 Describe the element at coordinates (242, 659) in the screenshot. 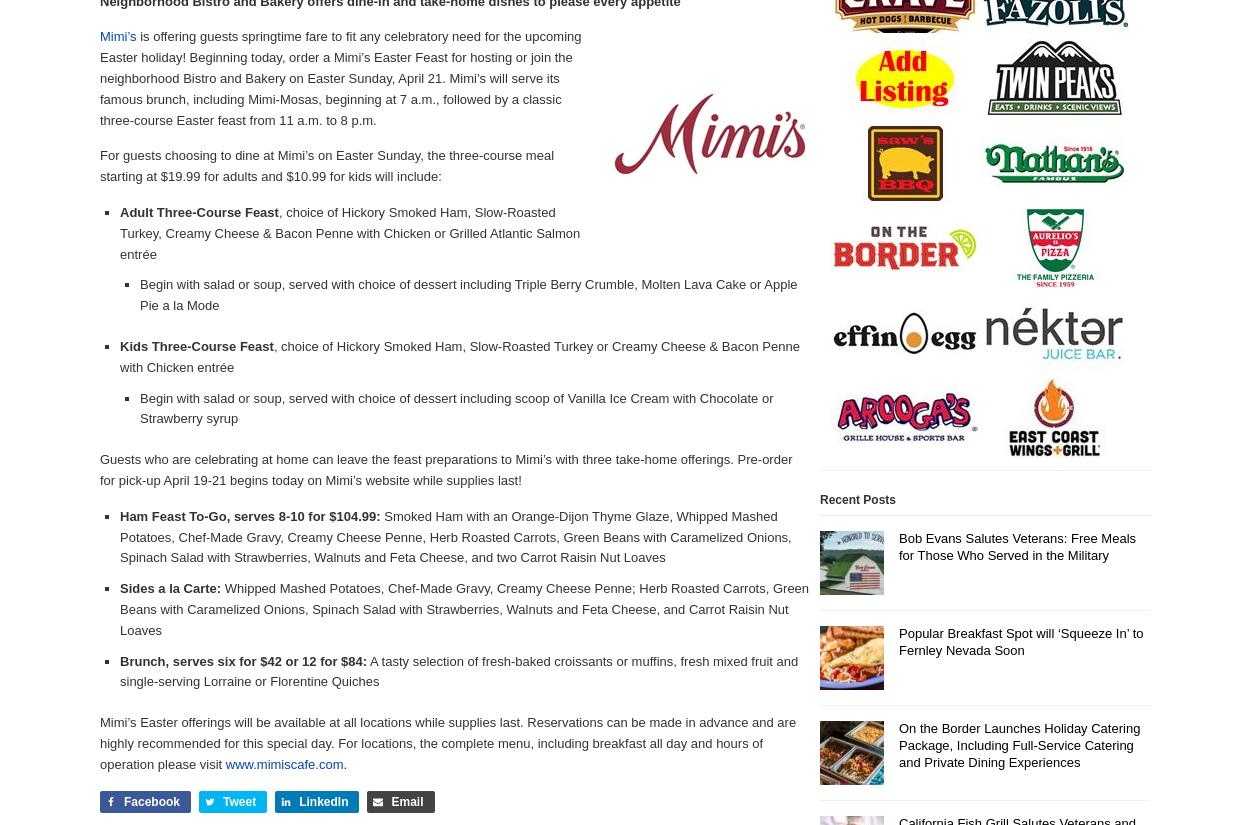

I see `'Brunch, serves six for $42 or 12 for $84:'` at that location.